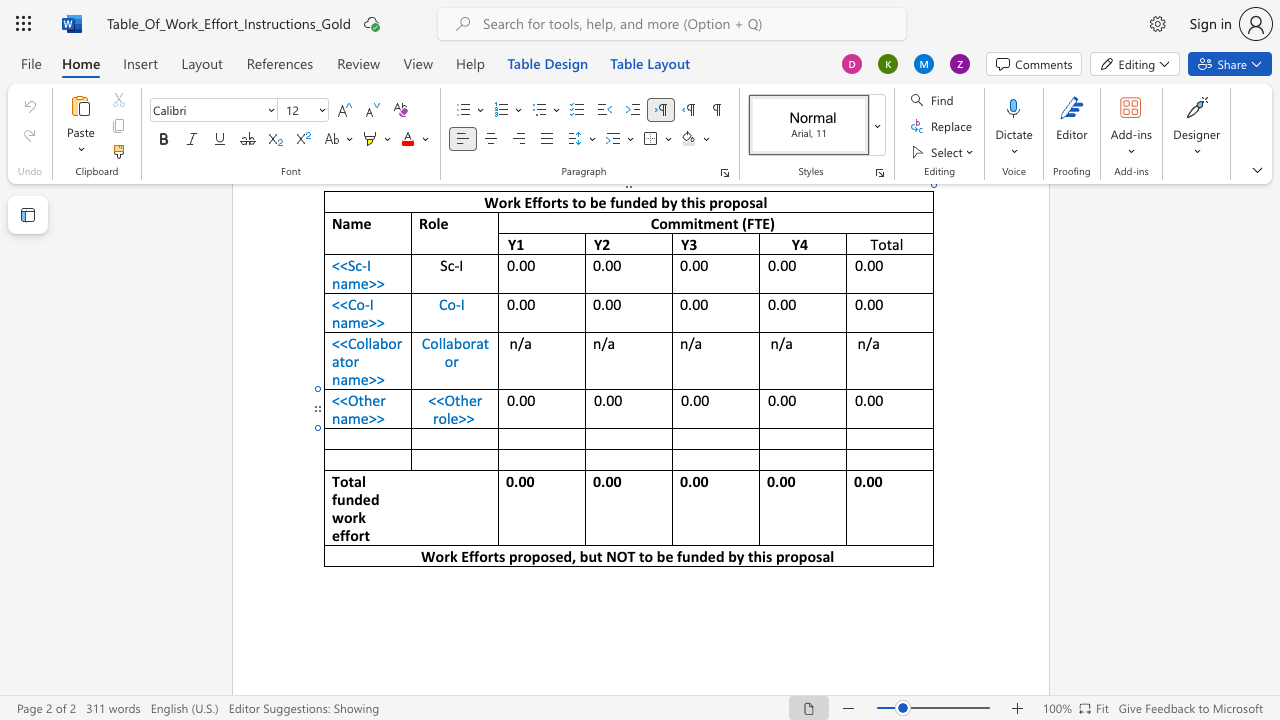 This screenshot has height=720, width=1280. Describe the element at coordinates (467, 556) in the screenshot. I see `the space between the continuous character "E" and "f" in the text` at that location.